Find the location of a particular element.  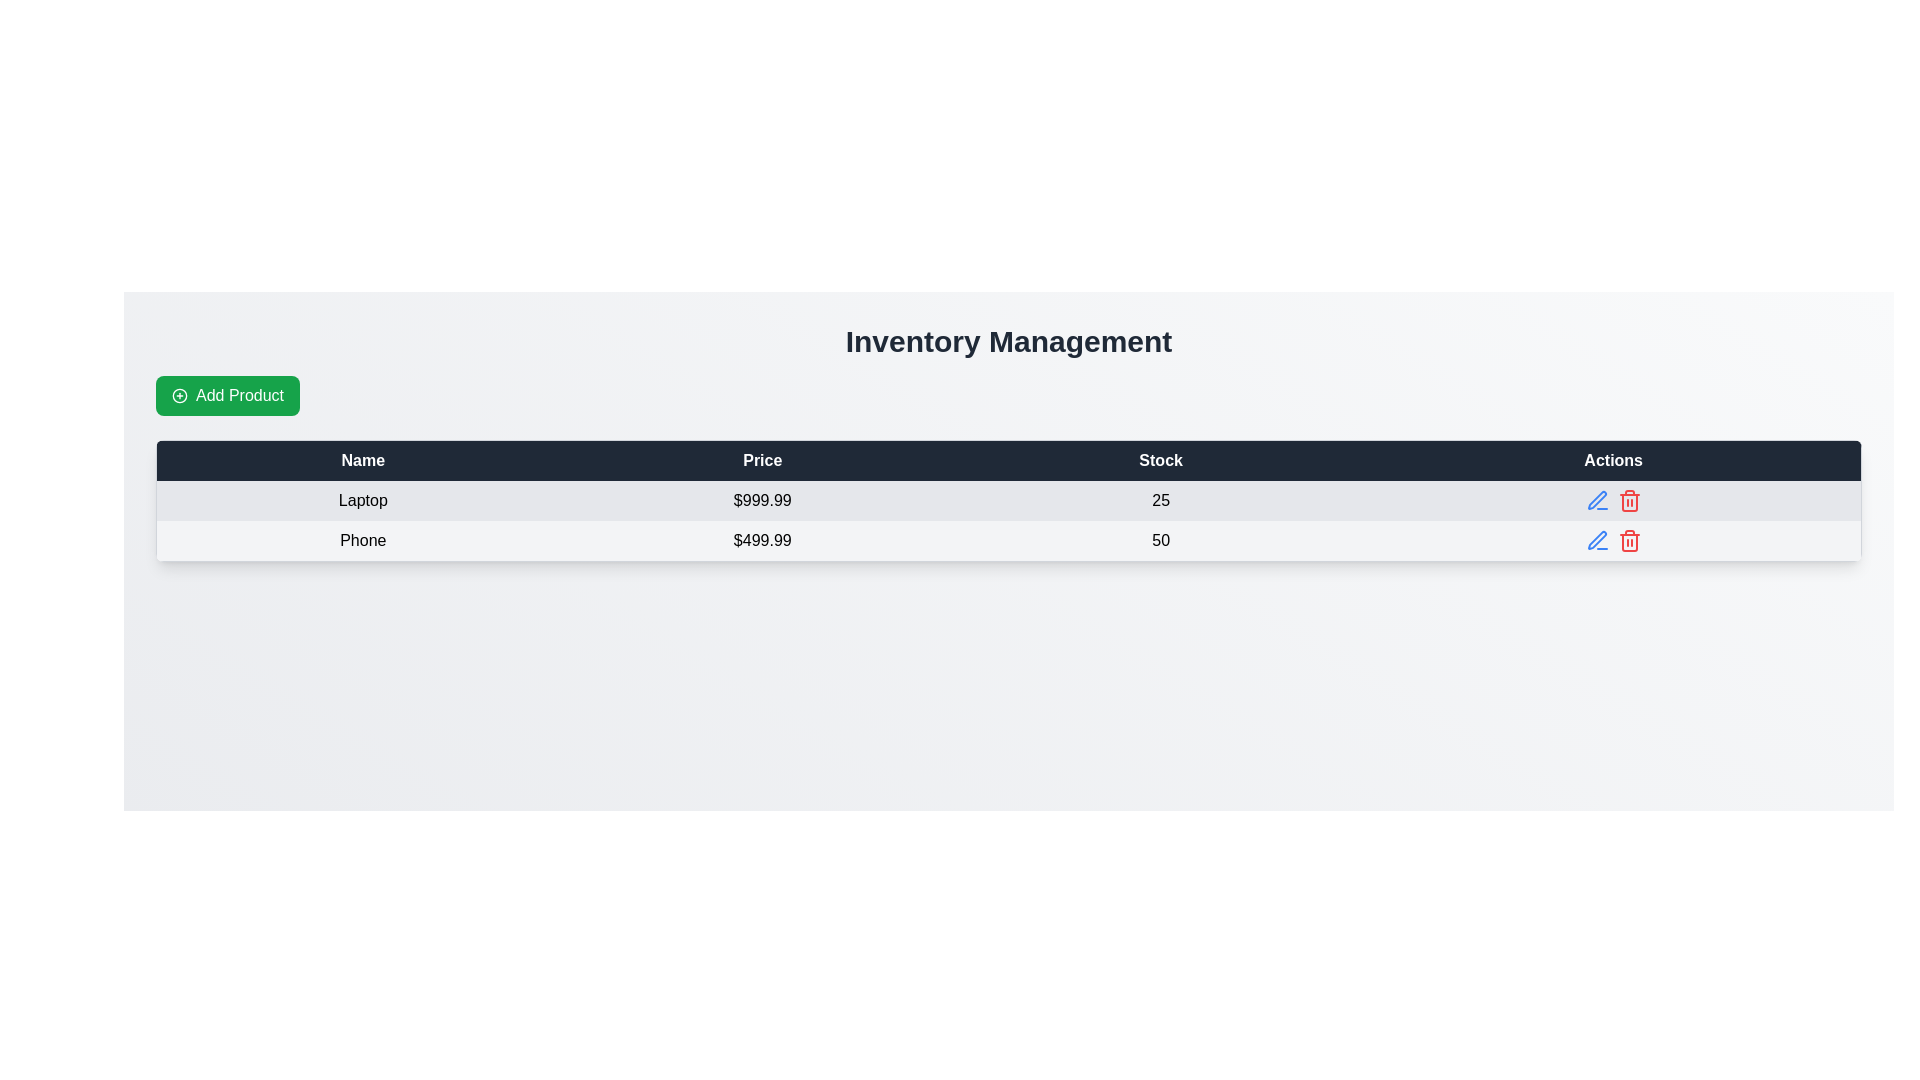

the table header cell labeled 'Actions' which is styled in bold, white font on a dark blue background, located on the far-right side of the table header row is located at coordinates (1613, 460).